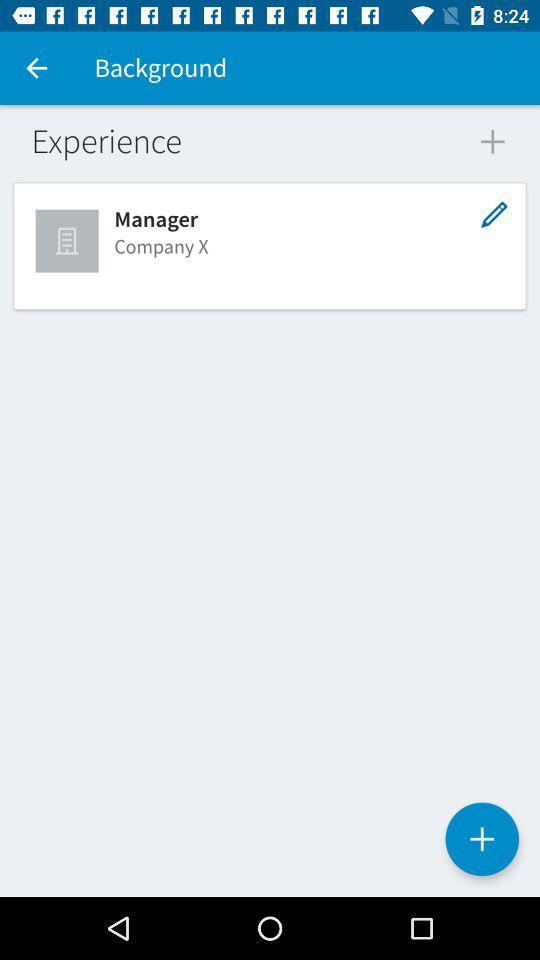  I want to click on icon to the left of manager icon, so click(68, 240).